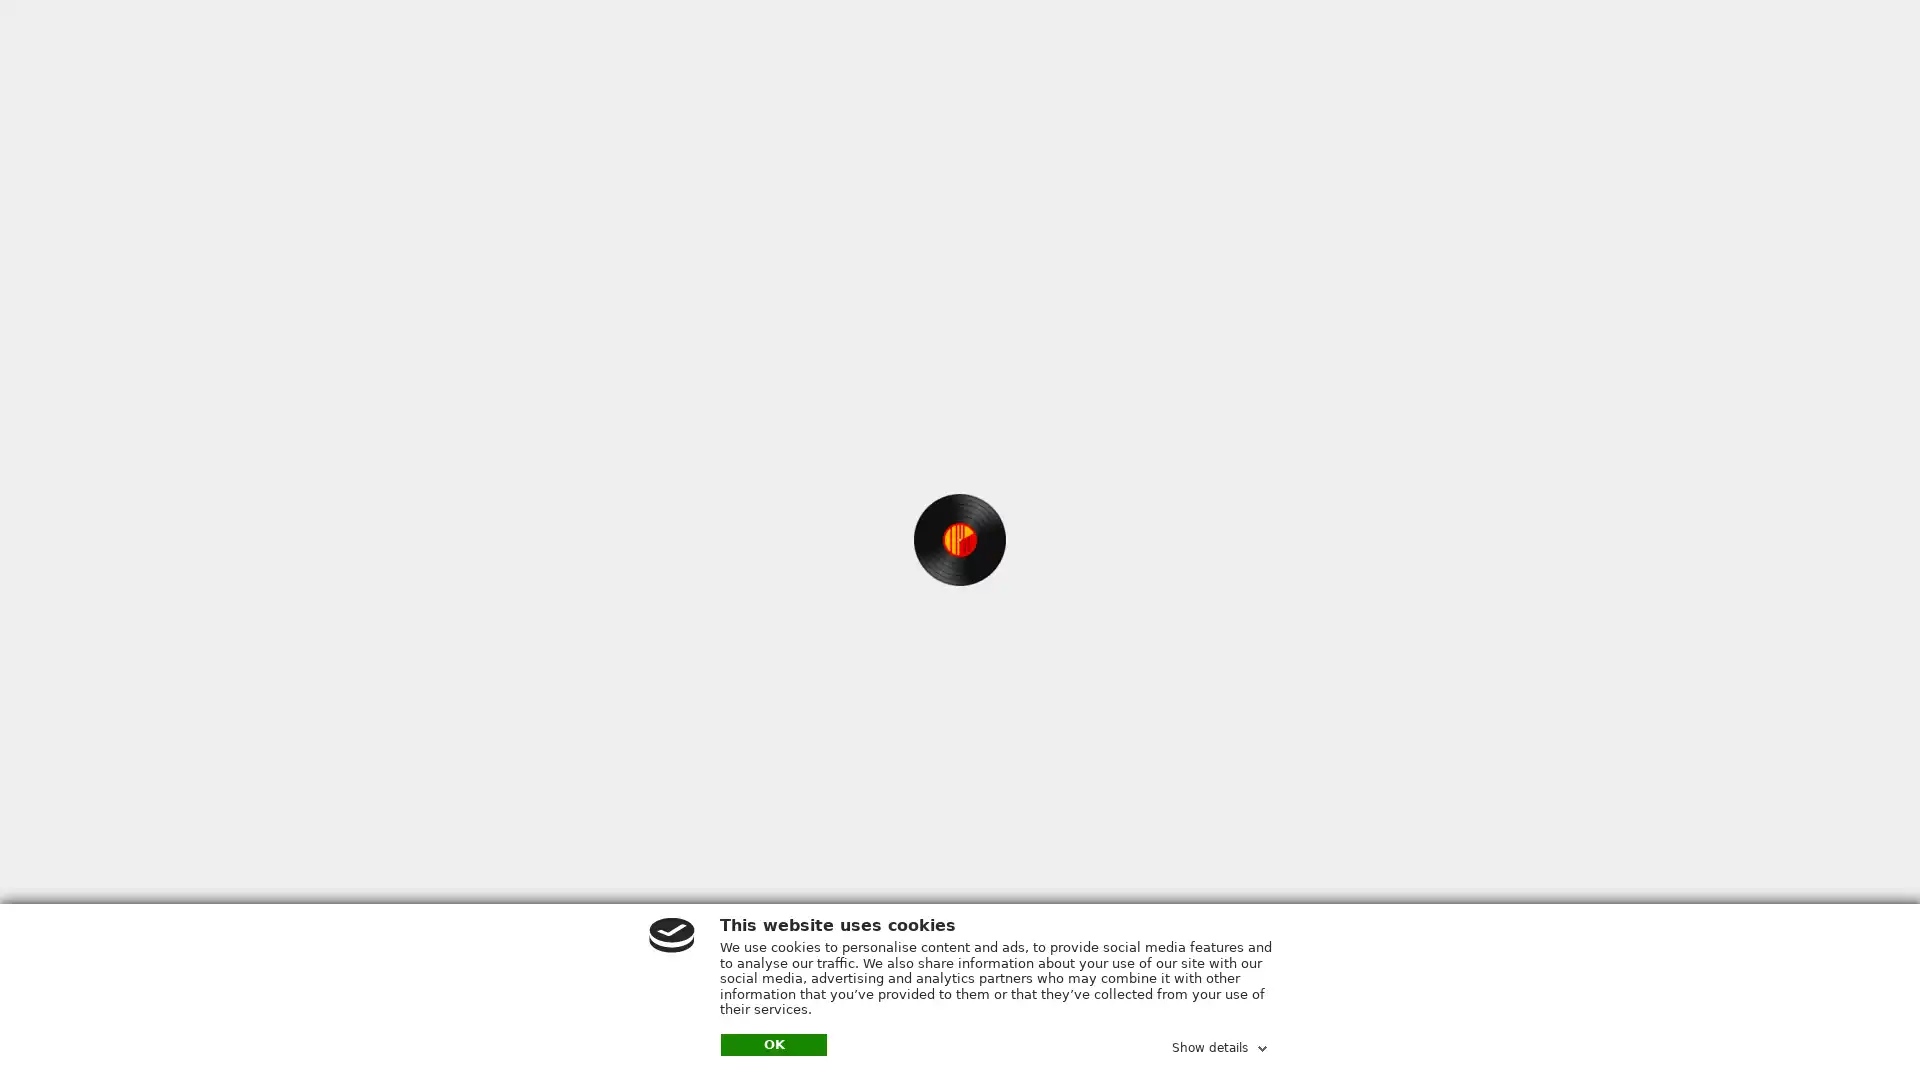 This screenshot has width=1920, height=1080. I want to click on add to wish list, so click(1093, 342).